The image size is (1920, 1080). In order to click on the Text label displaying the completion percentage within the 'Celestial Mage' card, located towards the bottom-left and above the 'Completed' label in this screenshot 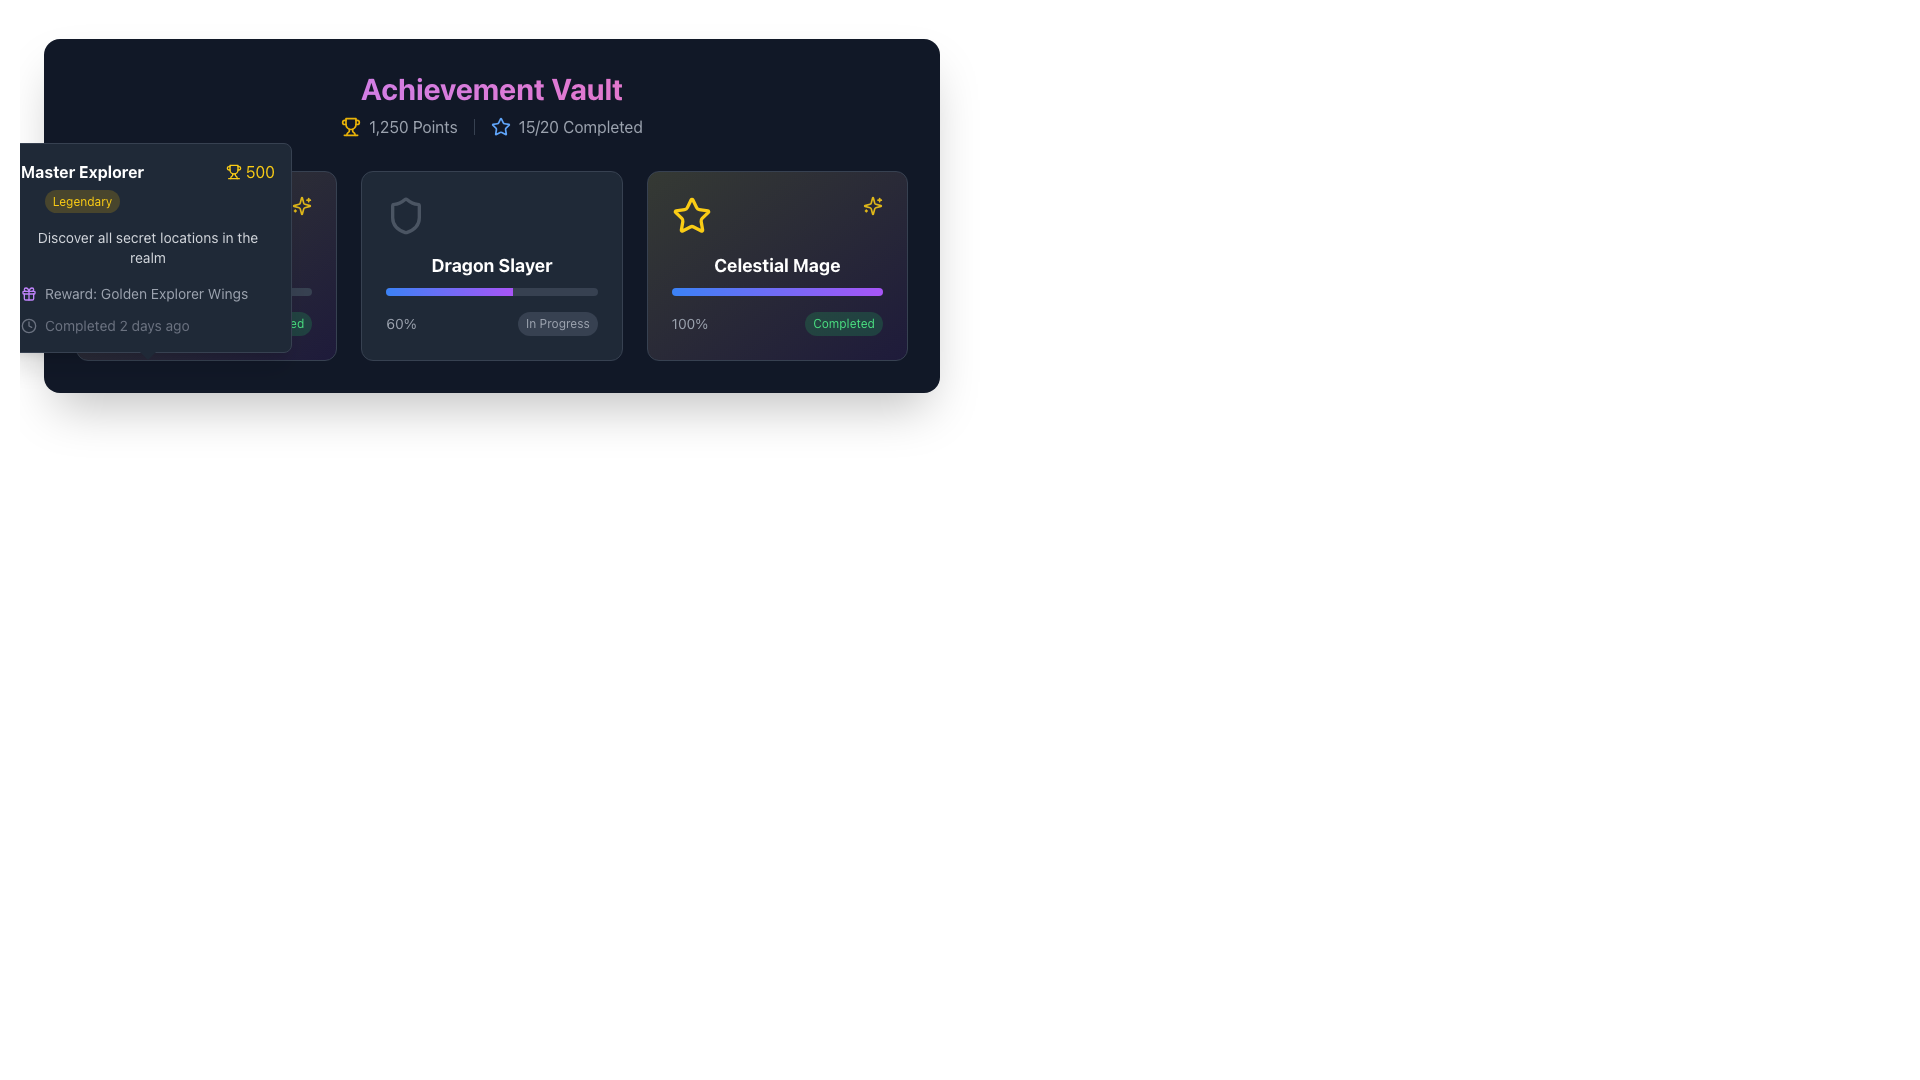, I will do `click(689, 323)`.